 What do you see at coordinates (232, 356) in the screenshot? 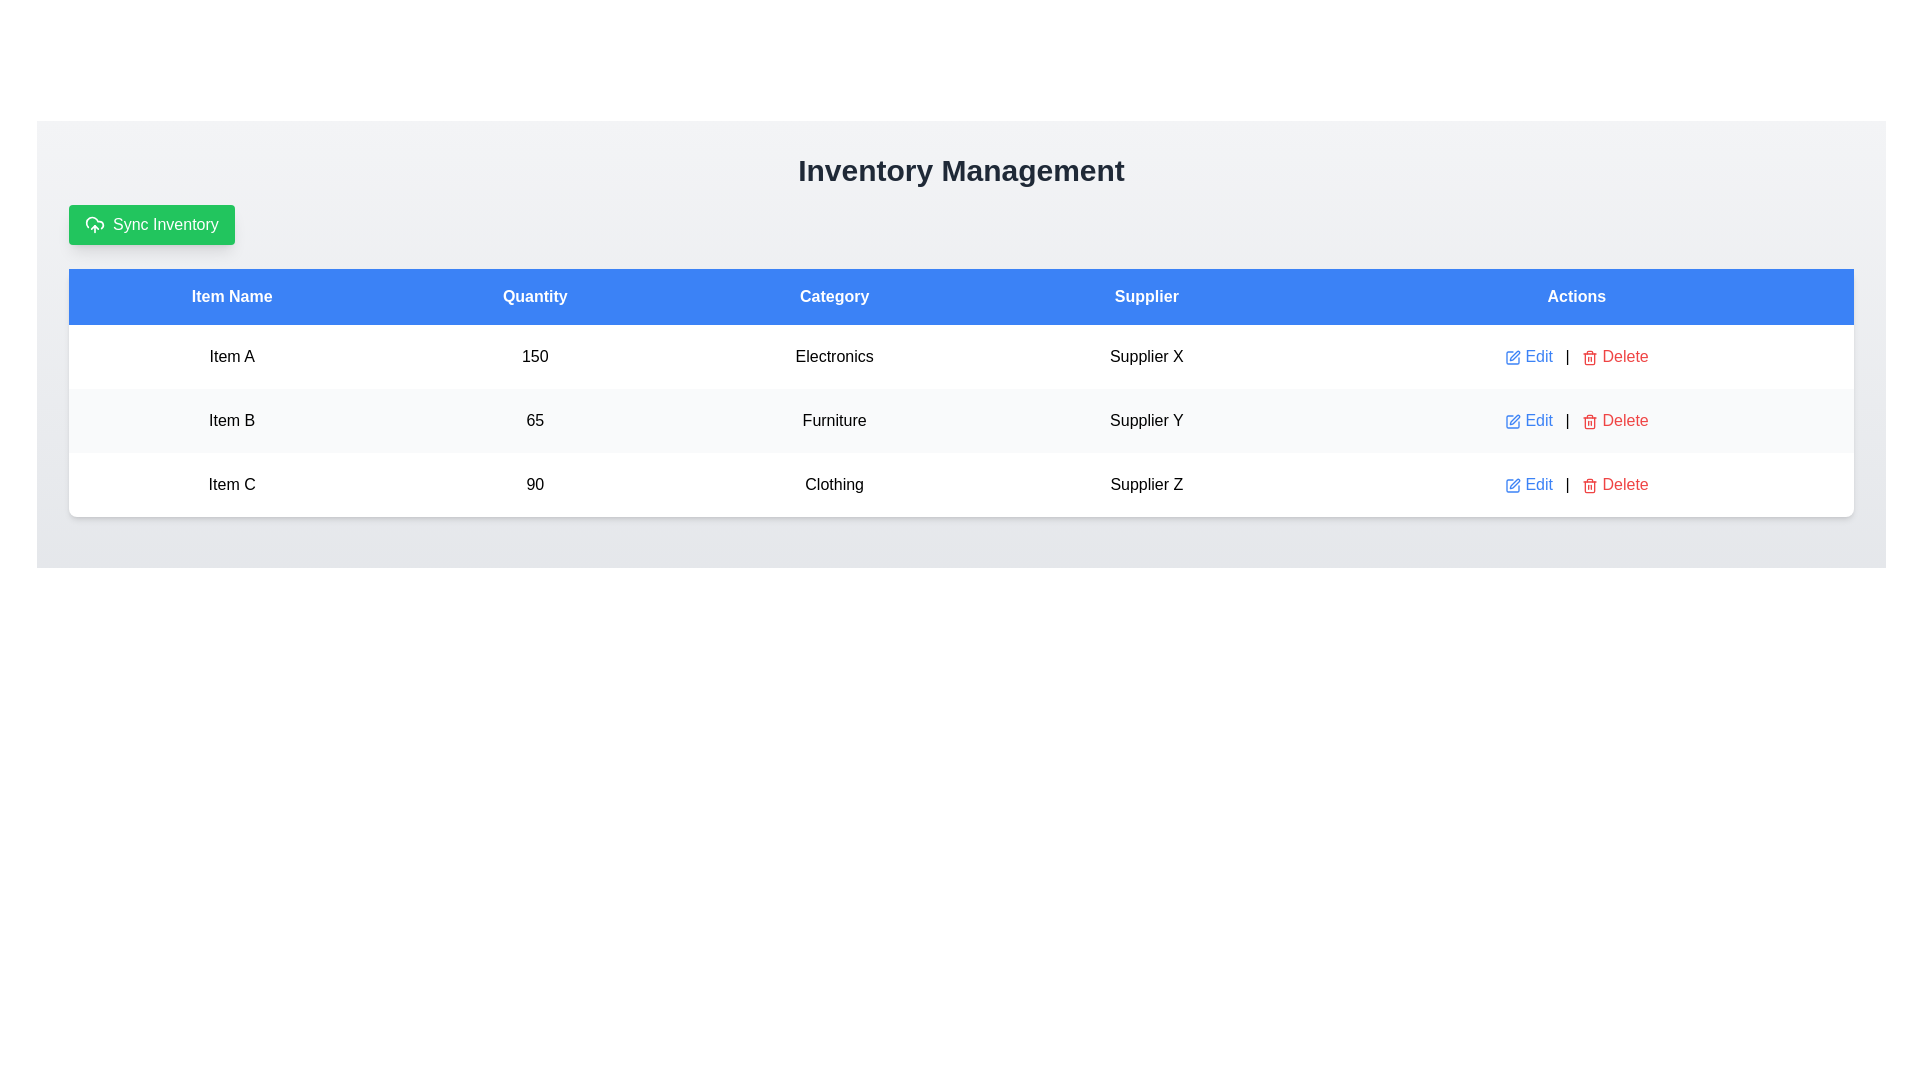
I see `the text label displaying 'Item A' in the first column under the header 'Item Name' in the data table` at bounding box center [232, 356].